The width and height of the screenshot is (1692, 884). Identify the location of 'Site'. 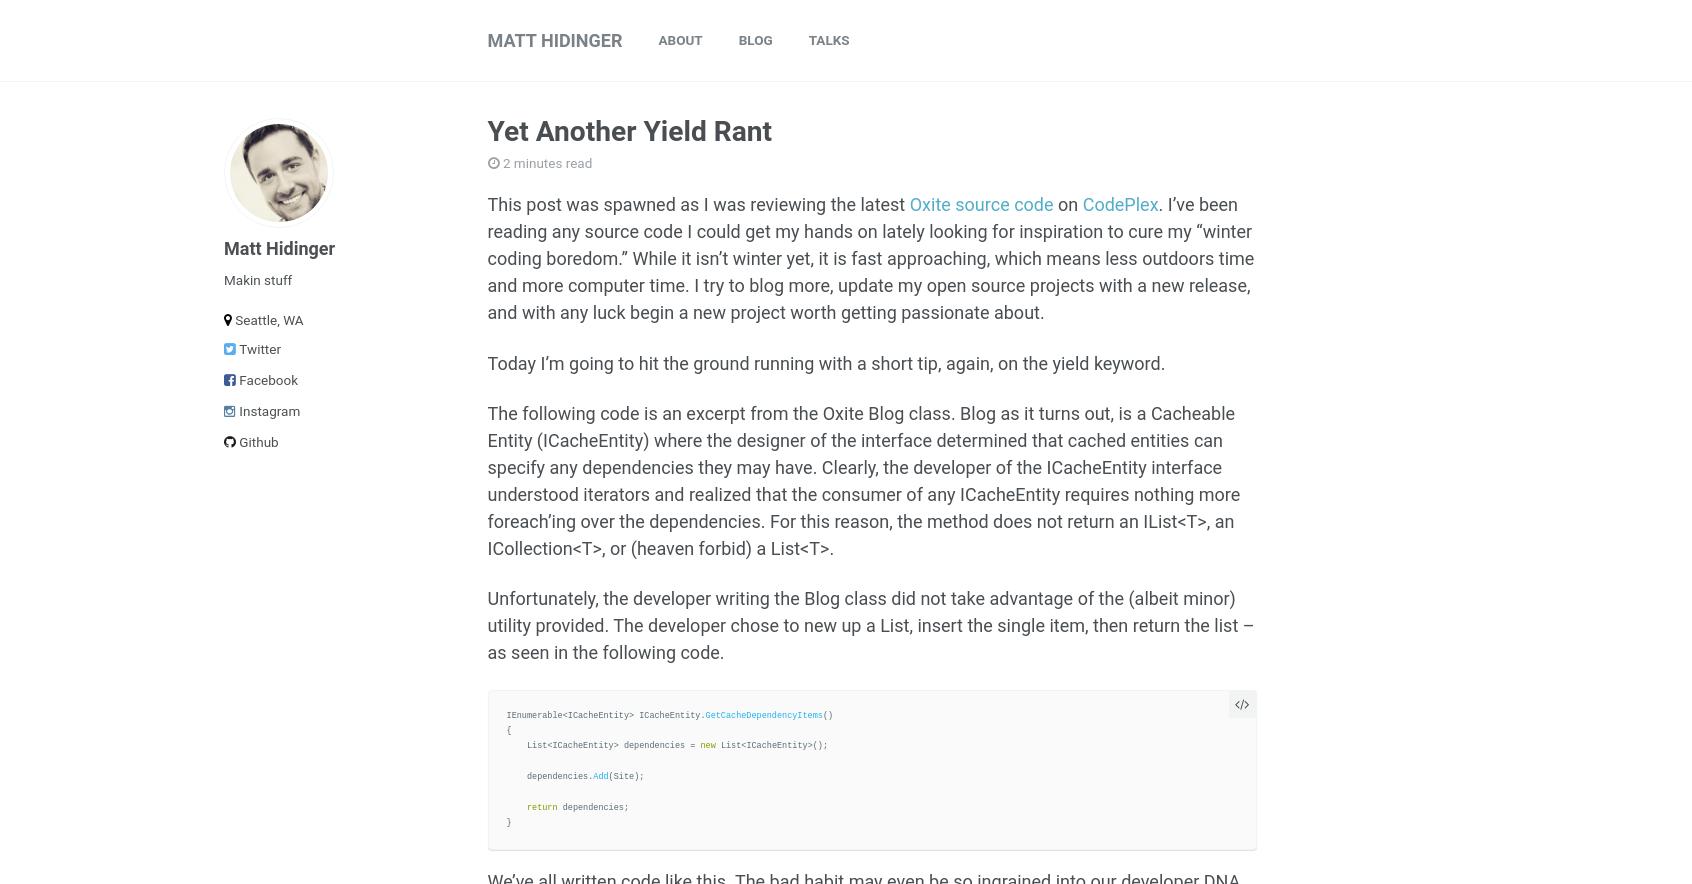
(622, 776).